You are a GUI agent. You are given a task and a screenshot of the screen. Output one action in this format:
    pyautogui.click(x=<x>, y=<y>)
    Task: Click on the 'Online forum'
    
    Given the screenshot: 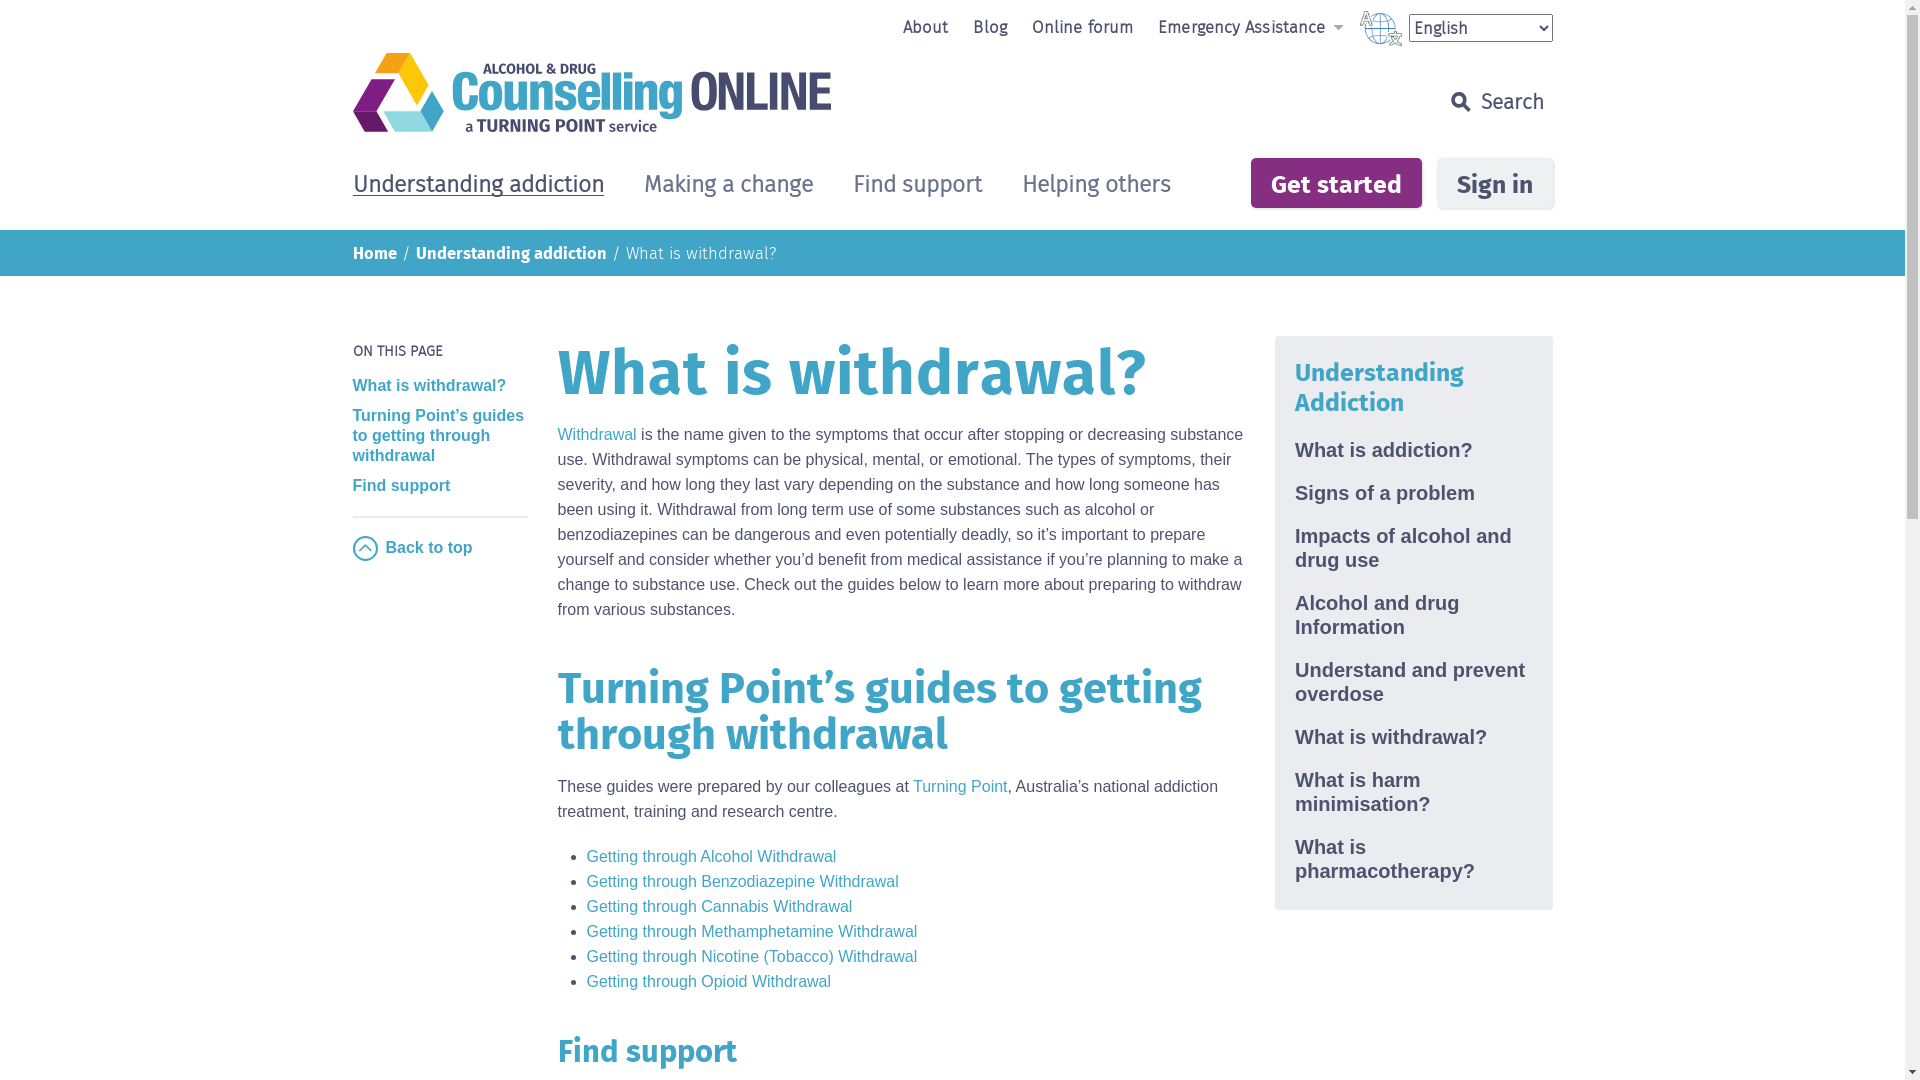 What is the action you would take?
    pyautogui.click(x=1081, y=27)
    